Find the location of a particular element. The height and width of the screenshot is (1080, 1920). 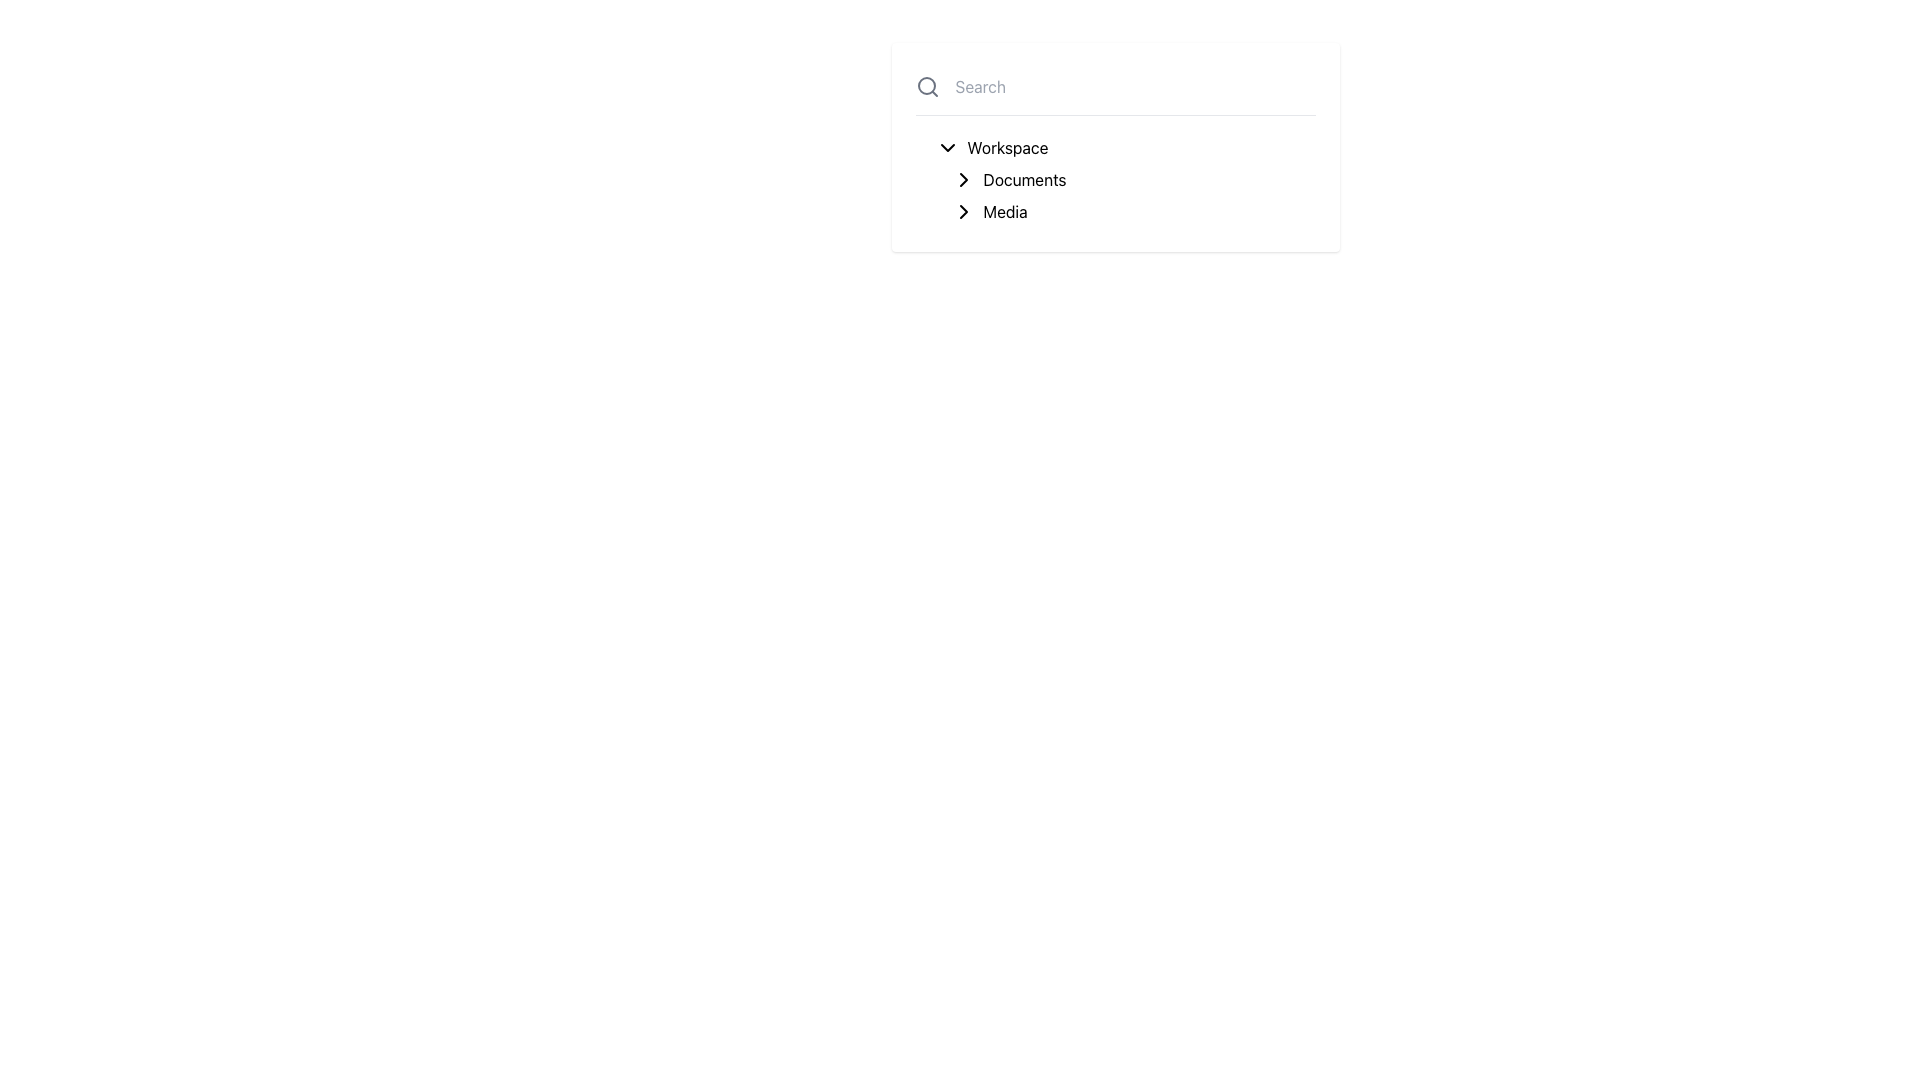

the navigational label for 'Workspace', which is the first item in a vertical list under a collapsible section header with a downward arrow icon is located at coordinates (1008, 146).